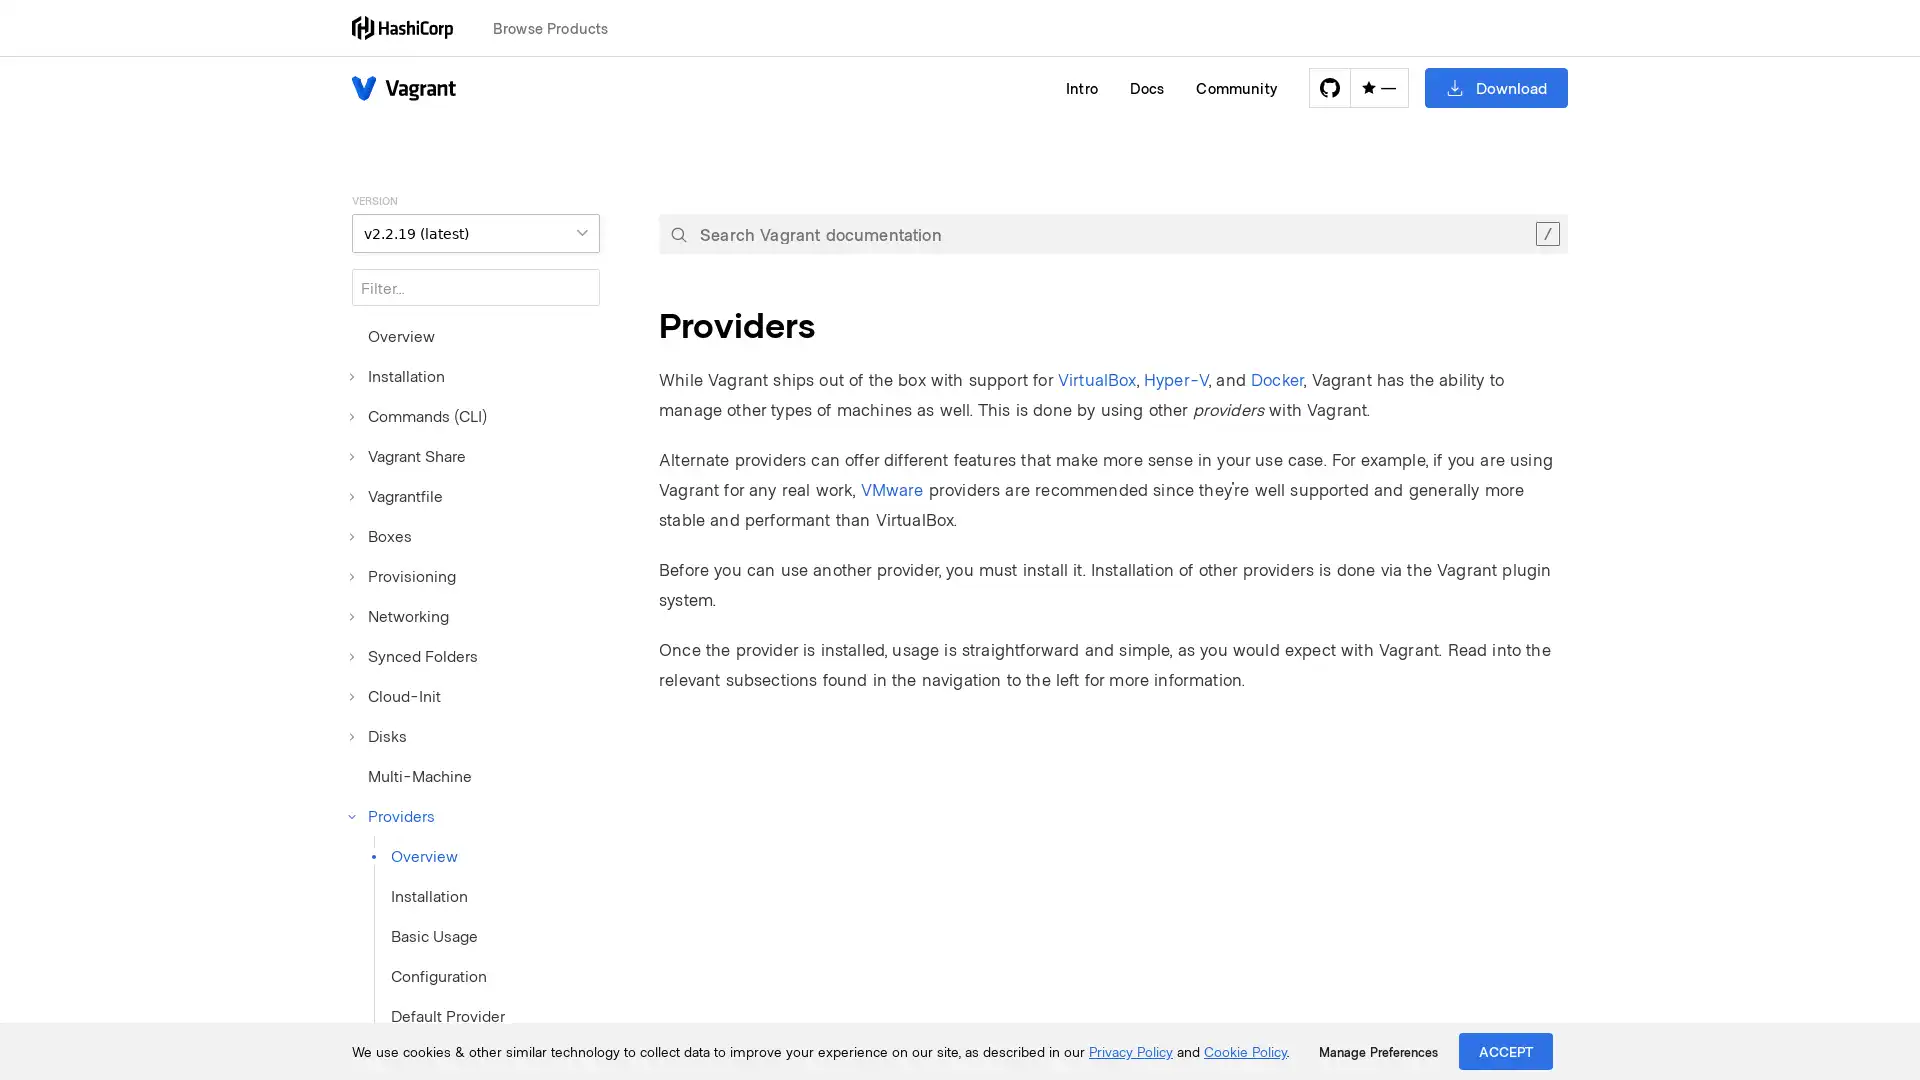 The image size is (1920, 1080). I want to click on Vagrantfile, so click(397, 495).